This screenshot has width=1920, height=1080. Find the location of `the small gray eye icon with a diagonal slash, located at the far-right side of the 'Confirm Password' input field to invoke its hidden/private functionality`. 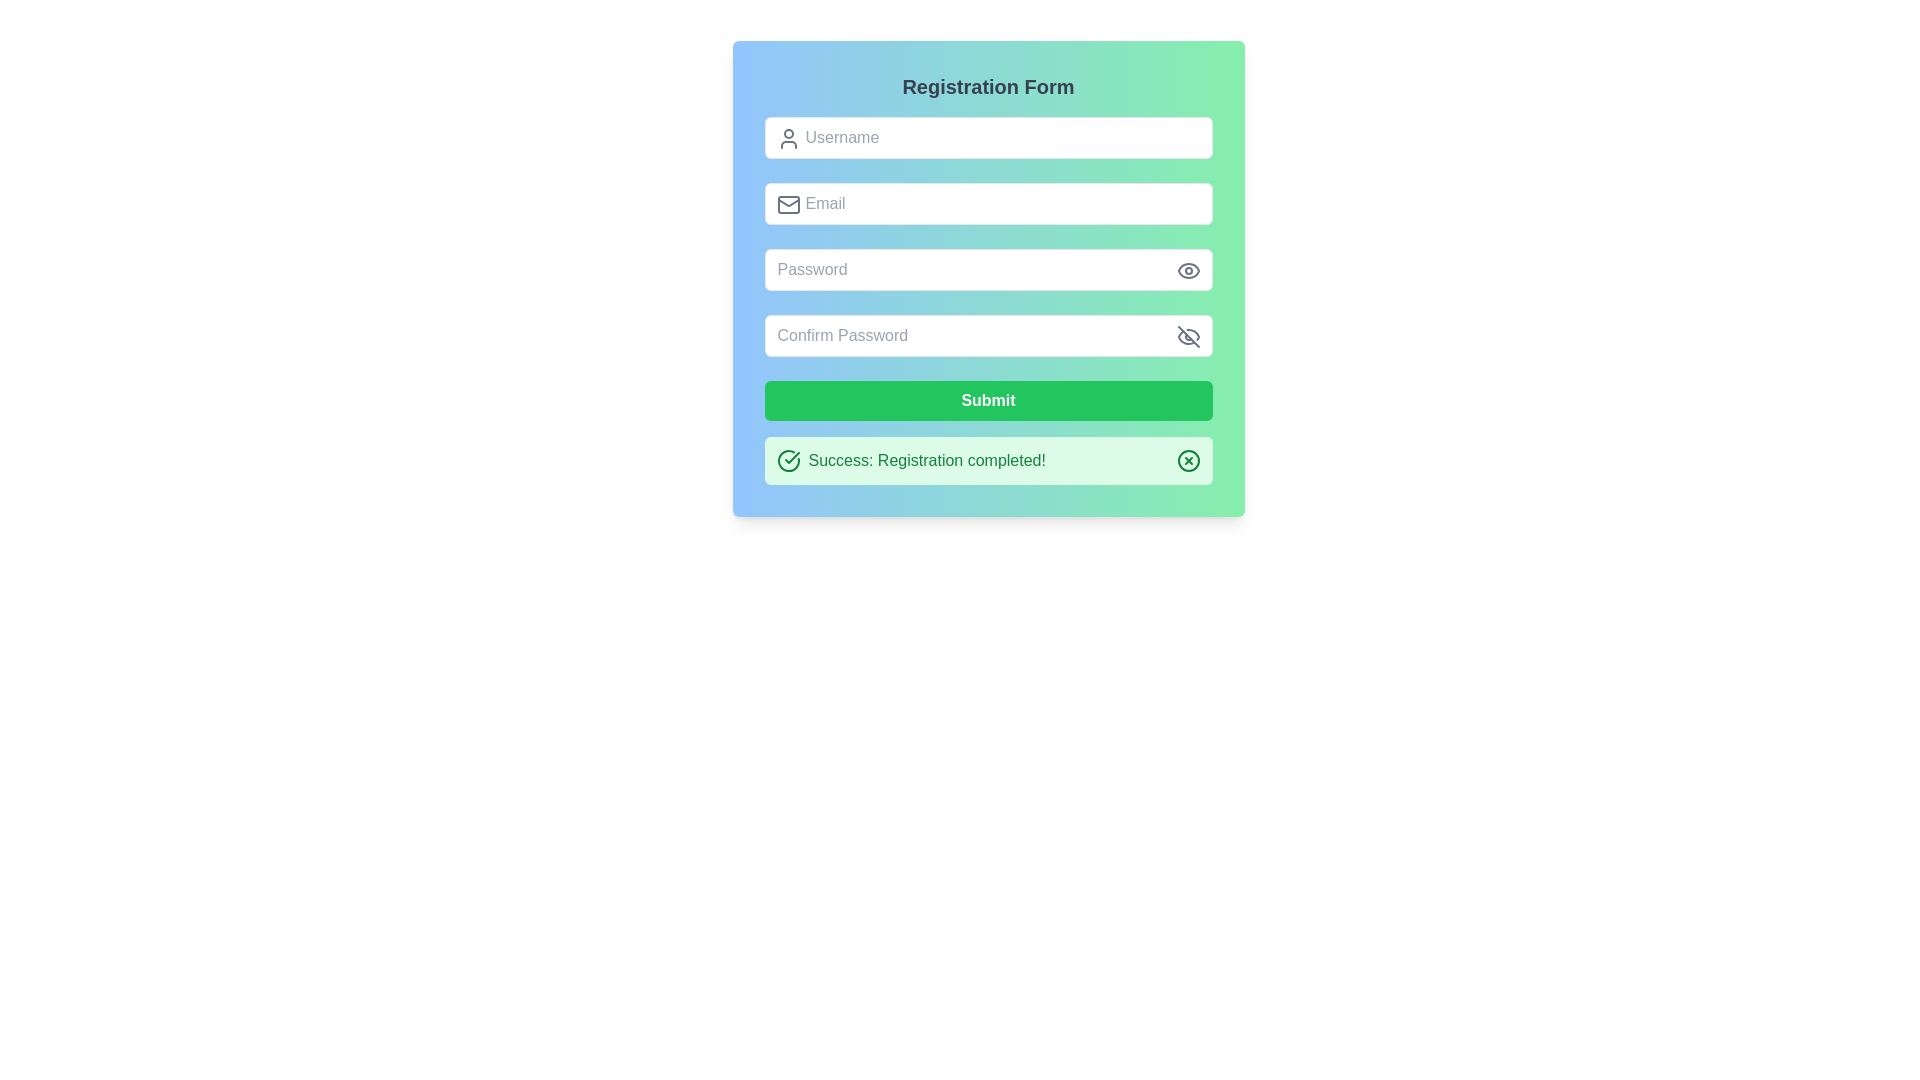

the small gray eye icon with a diagonal slash, located at the far-right side of the 'Confirm Password' input field to invoke its hidden/private functionality is located at coordinates (1188, 335).